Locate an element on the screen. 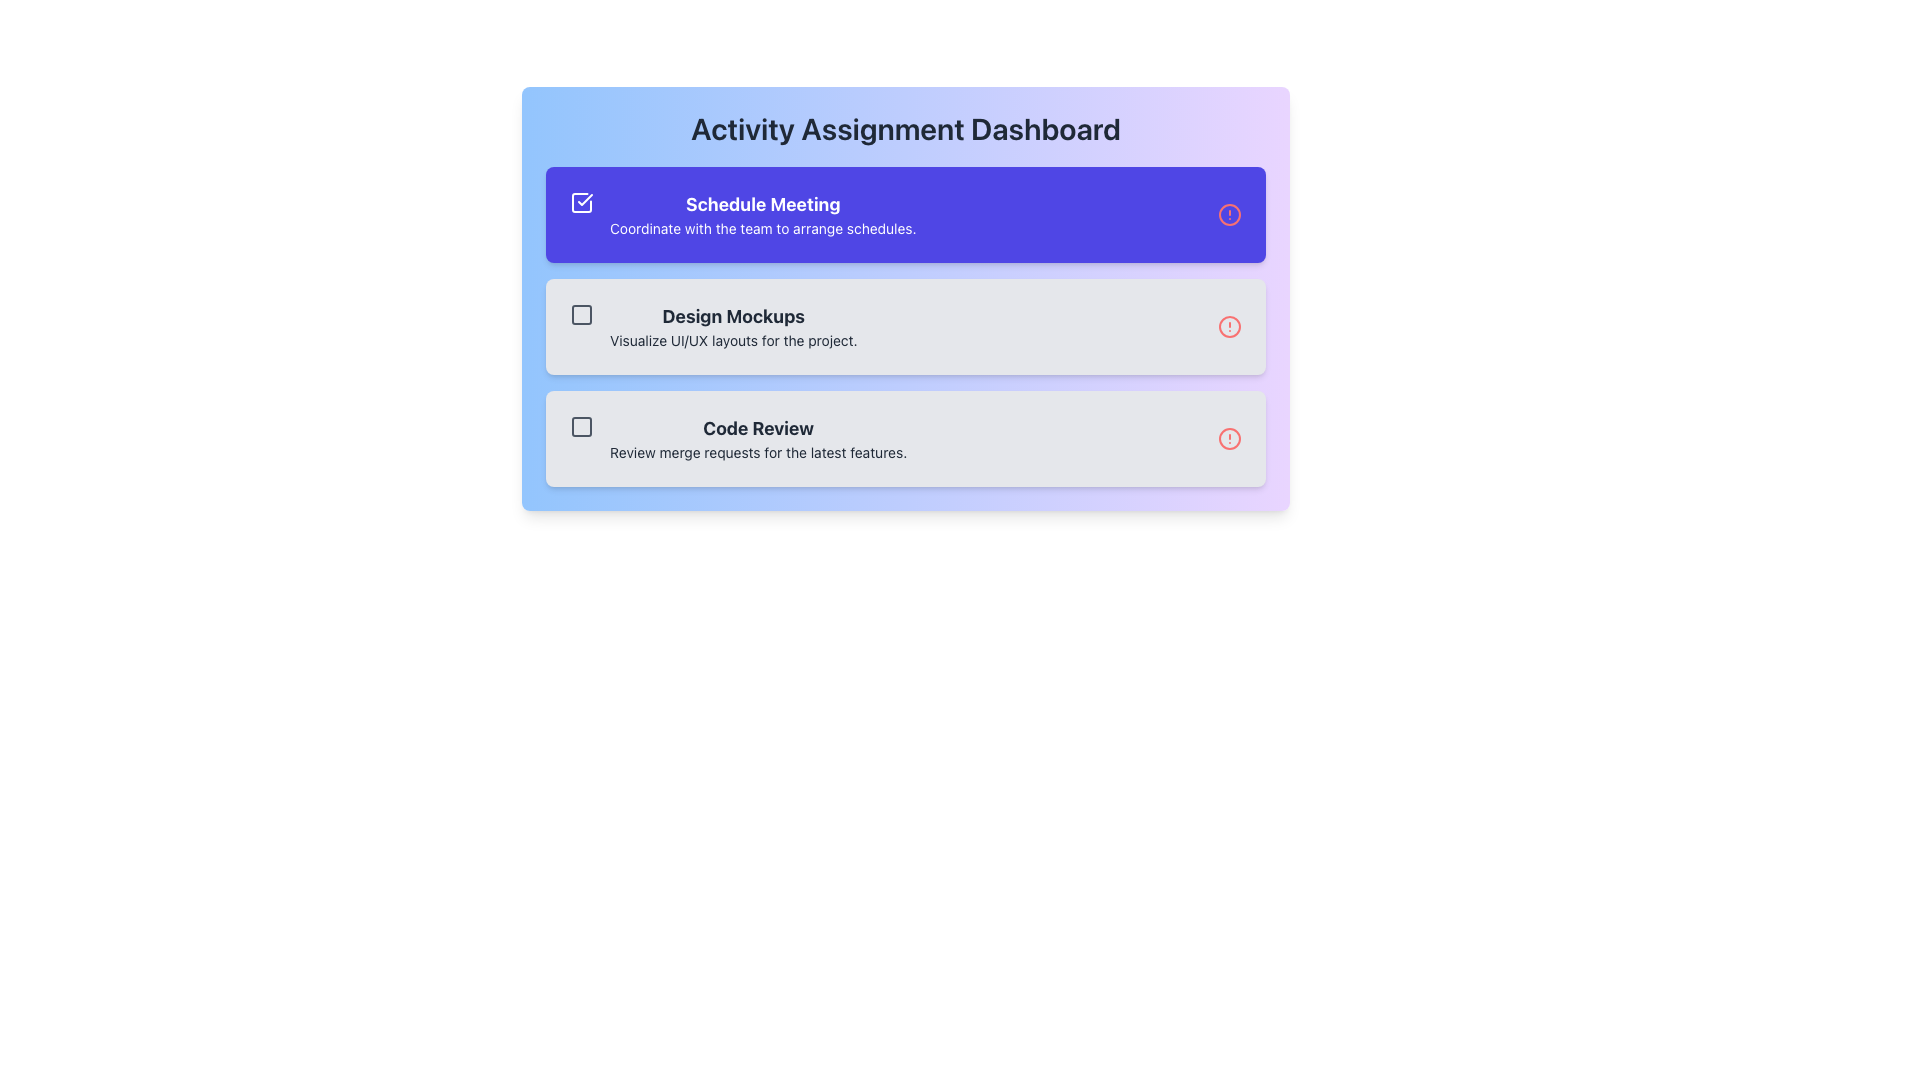  the Decorative Alert Icon located on the right-hand side of the third card titled 'Code Review' in the vertical list of cards is located at coordinates (1228, 438).